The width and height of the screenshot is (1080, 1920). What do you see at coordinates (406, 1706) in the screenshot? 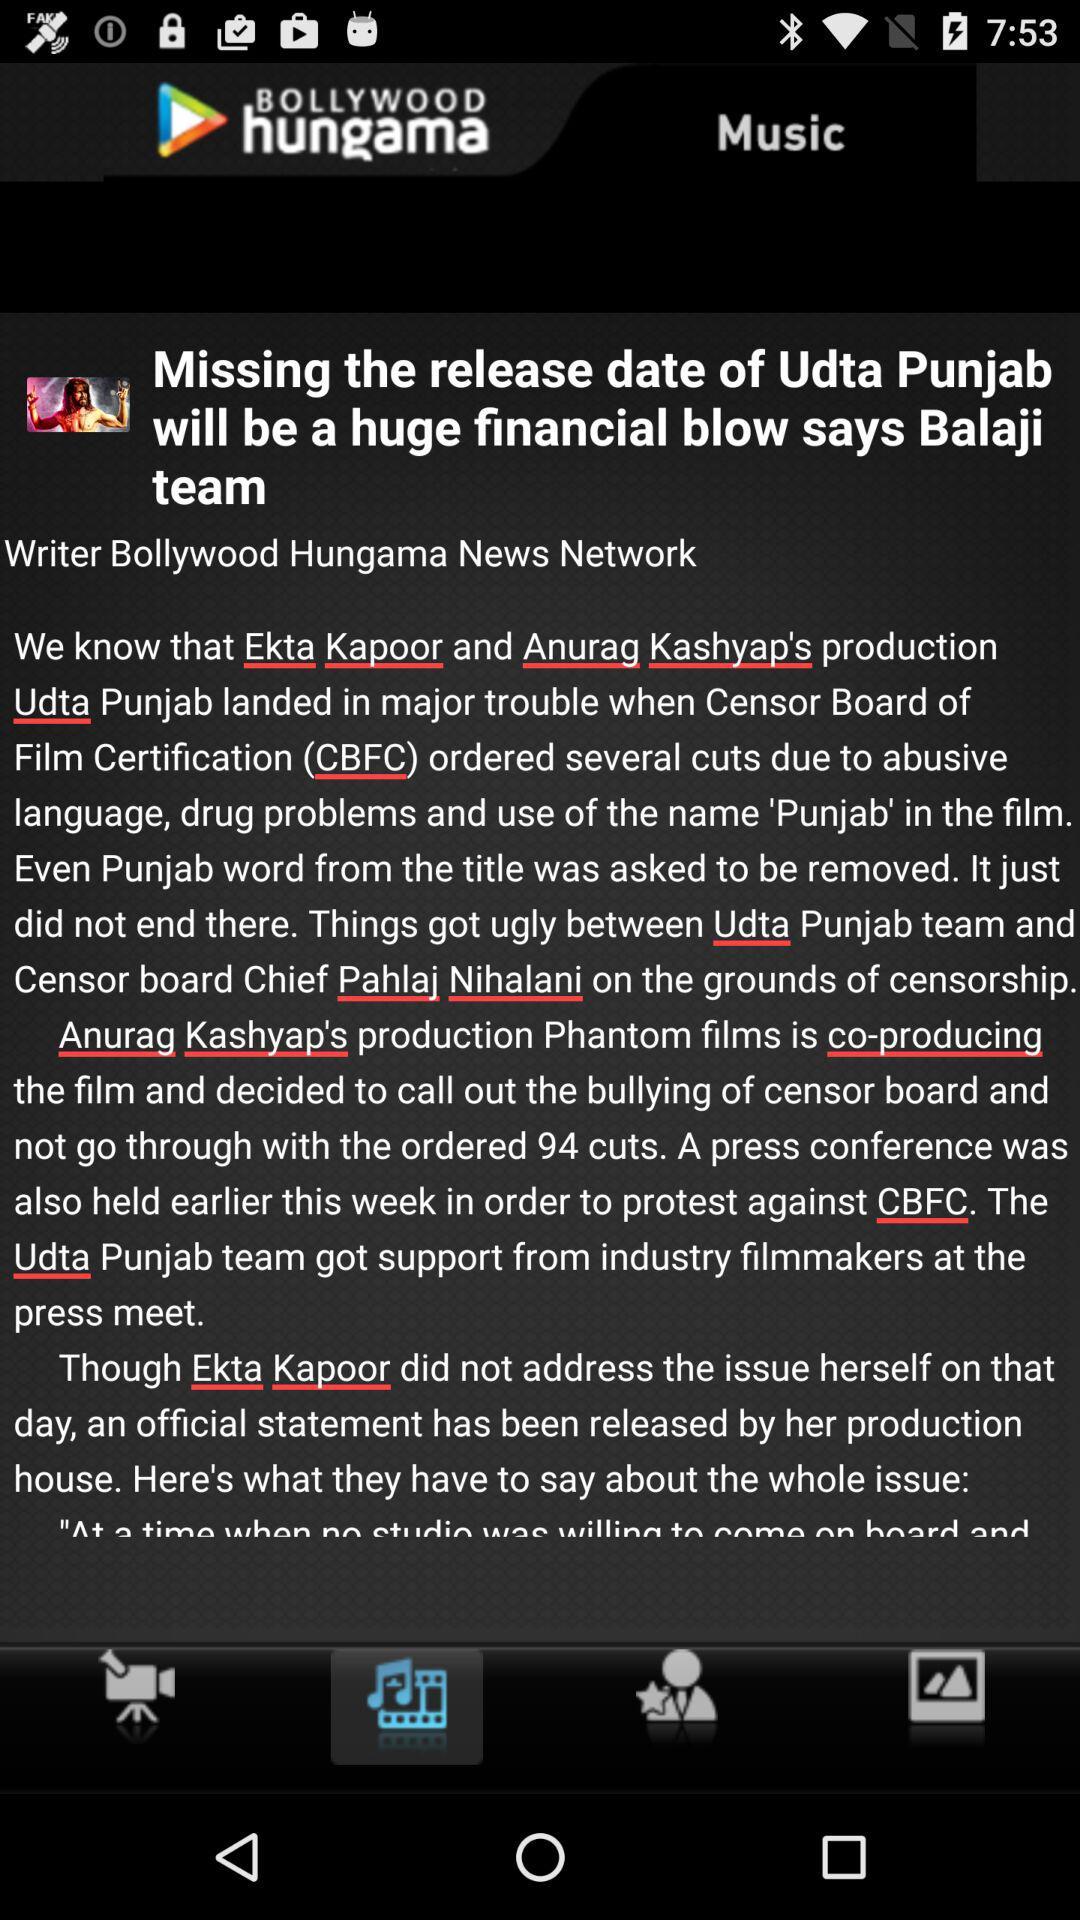
I see `the music icon placed at bottom second option` at bounding box center [406, 1706].